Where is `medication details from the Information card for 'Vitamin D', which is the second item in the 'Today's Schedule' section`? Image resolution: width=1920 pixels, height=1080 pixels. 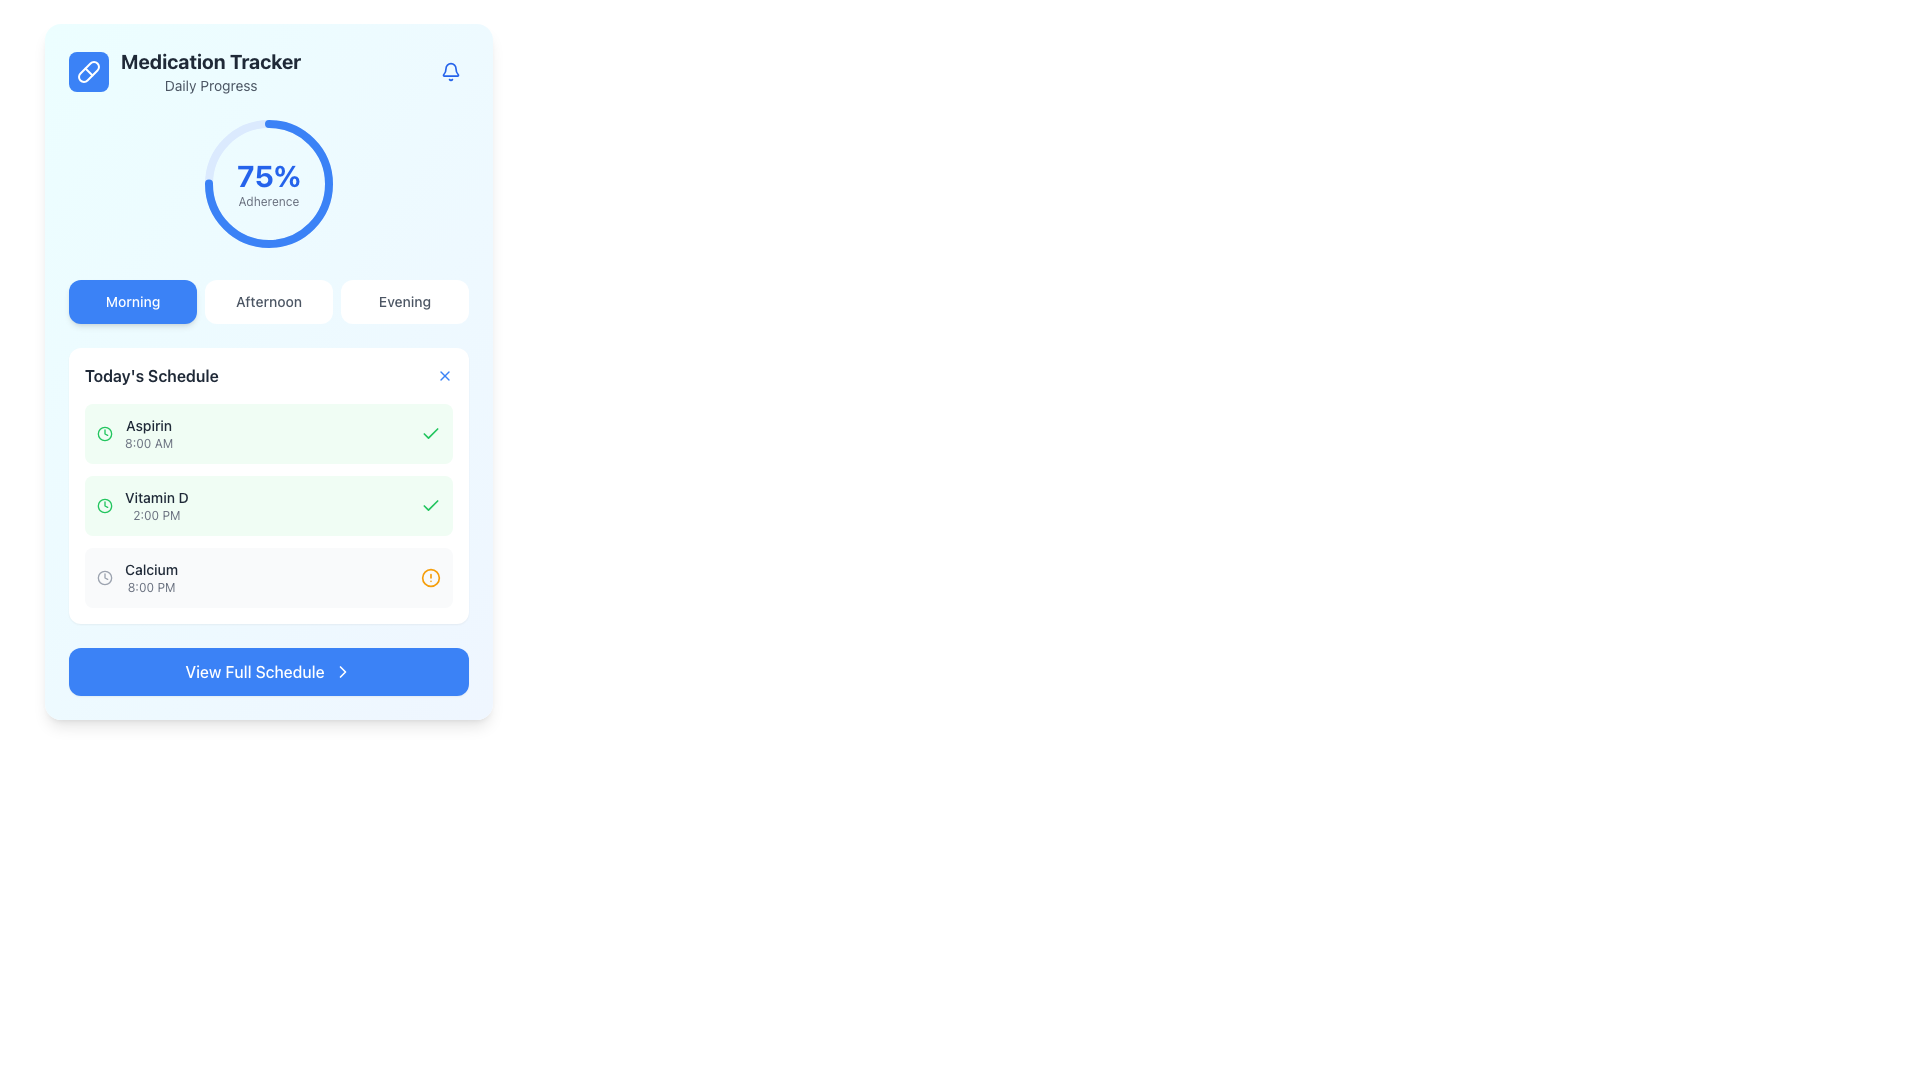
medication details from the Information card for 'Vitamin D', which is the second item in the 'Today's Schedule' section is located at coordinates (267, 486).